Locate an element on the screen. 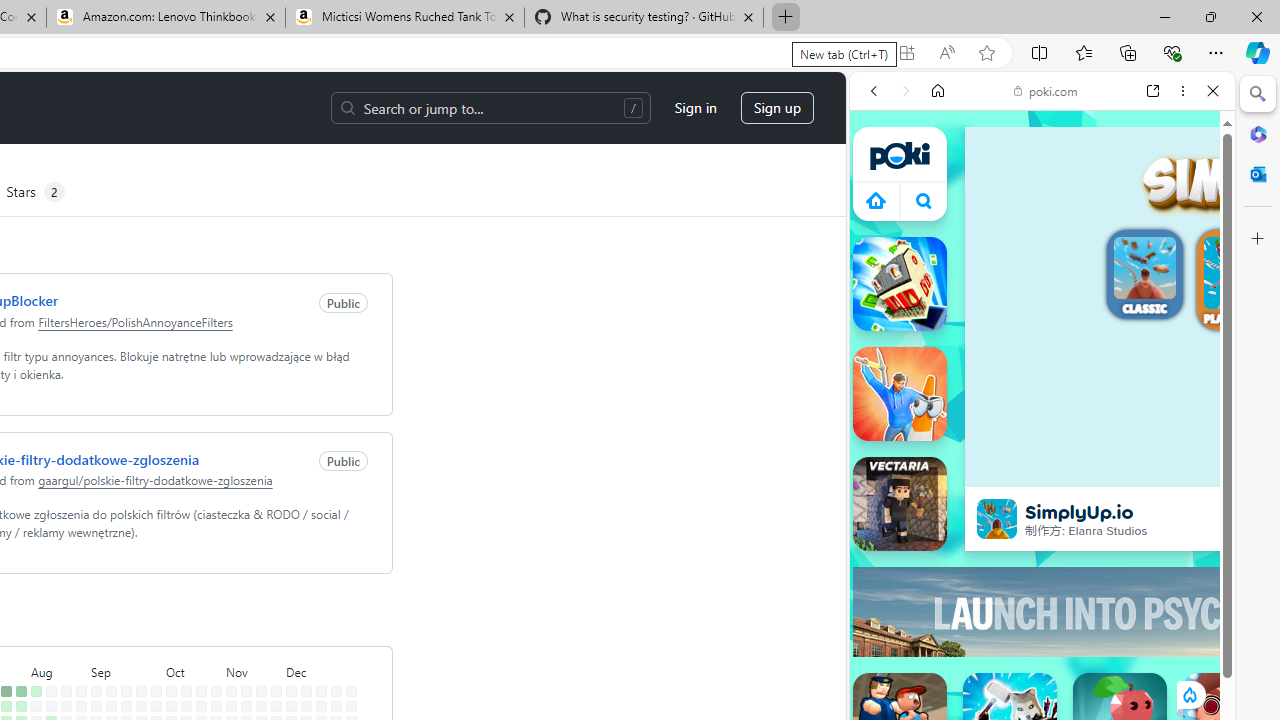  'No contributions on August 11th.' is located at coordinates (51, 690).